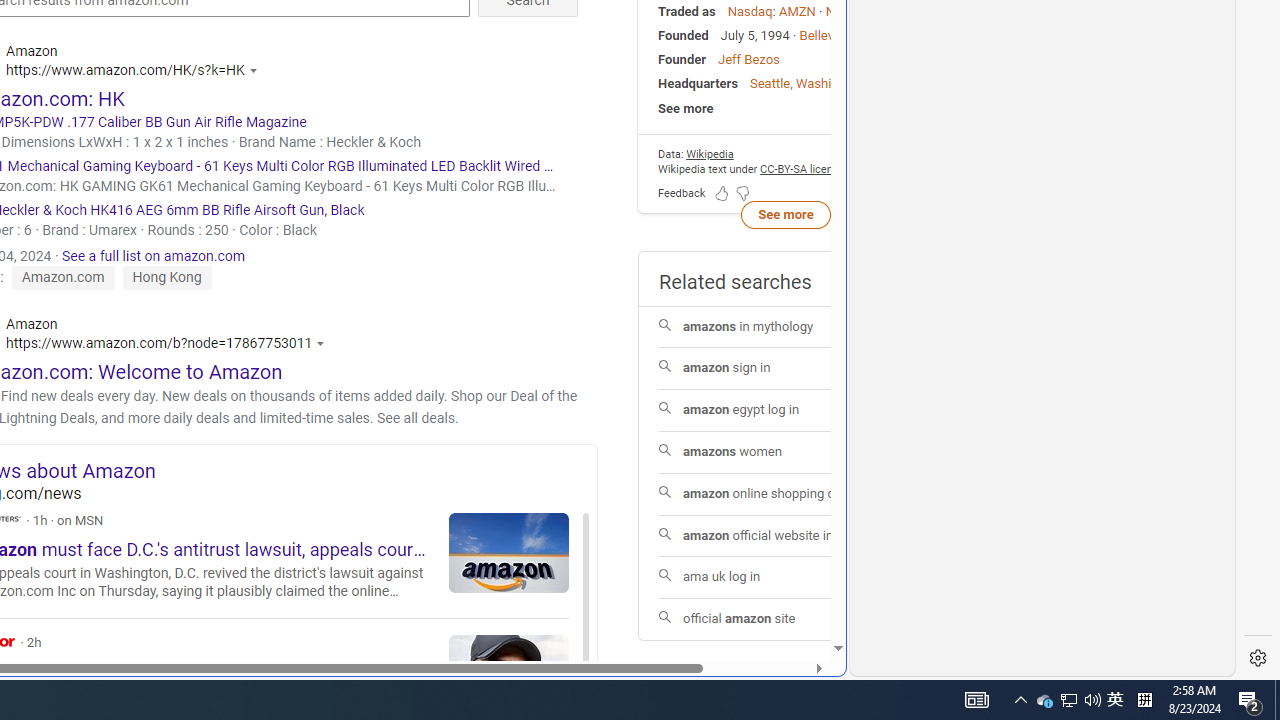 The height and width of the screenshot is (720, 1280). I want to click on 'amazons women', so click(784, 452).